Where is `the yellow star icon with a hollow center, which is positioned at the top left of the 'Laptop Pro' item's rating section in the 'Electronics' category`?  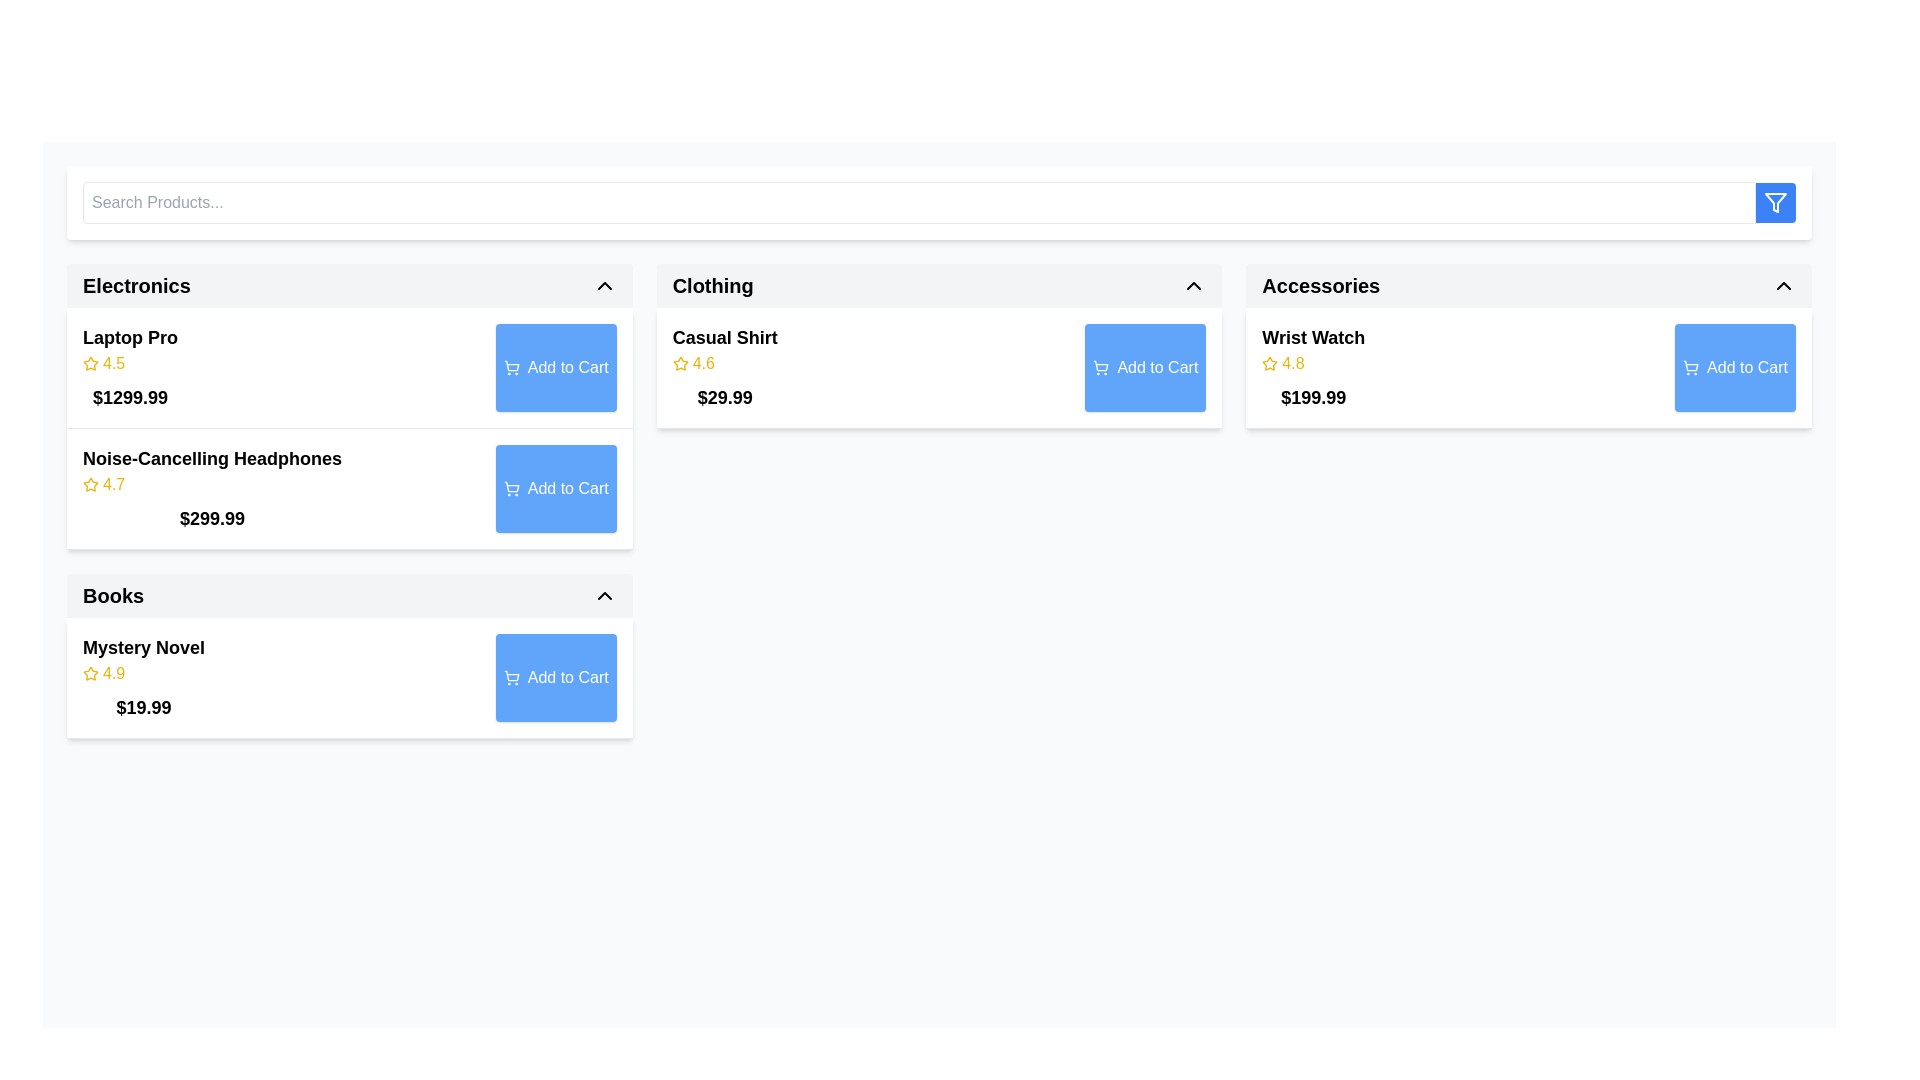
the yellow star icon with a hollow center, which is positioned at the top left of the 'Laptop Pro' item's rating section in the 'Electronics' category is located at coordinates (90, 363).